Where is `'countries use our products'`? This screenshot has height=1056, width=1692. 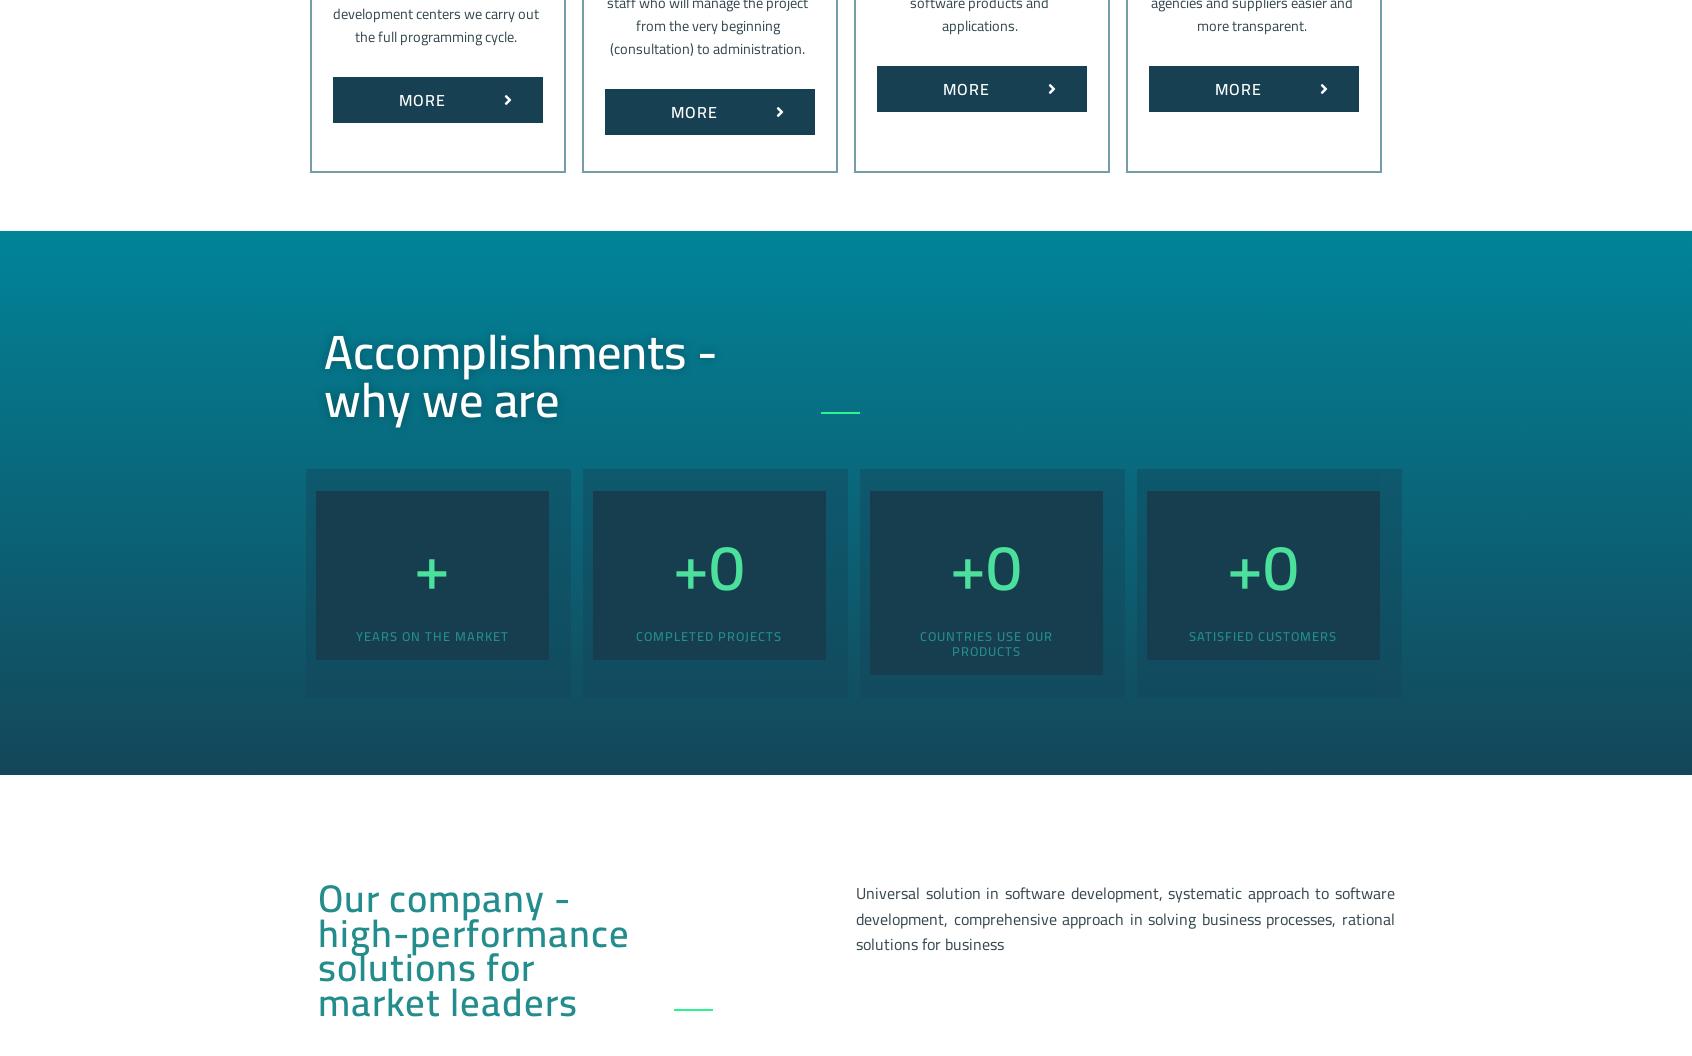 'countries use our products' is located at coordinates (985, 641).